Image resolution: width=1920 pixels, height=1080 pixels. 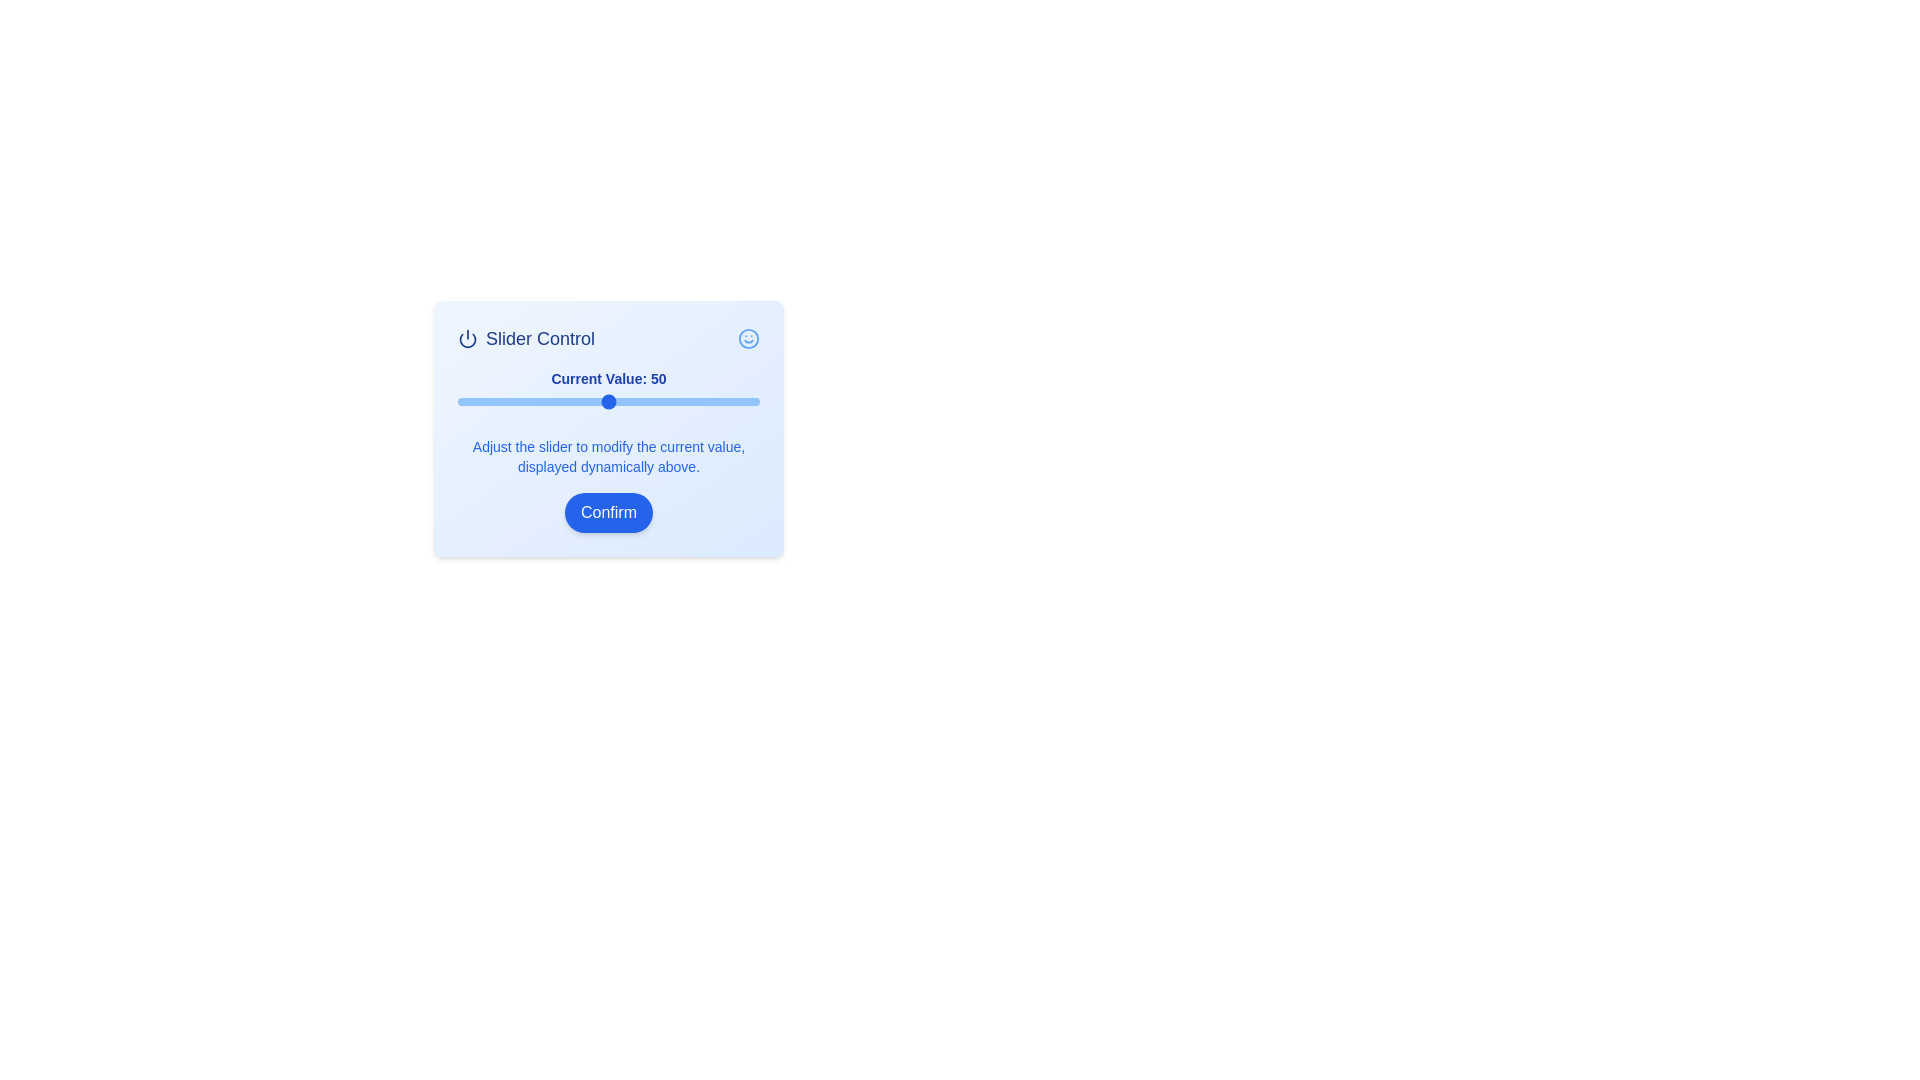 I want to click on the 'Confirm' button, which is a rounded rectangular button with a blue background and white text, so click(x=608, y=512).